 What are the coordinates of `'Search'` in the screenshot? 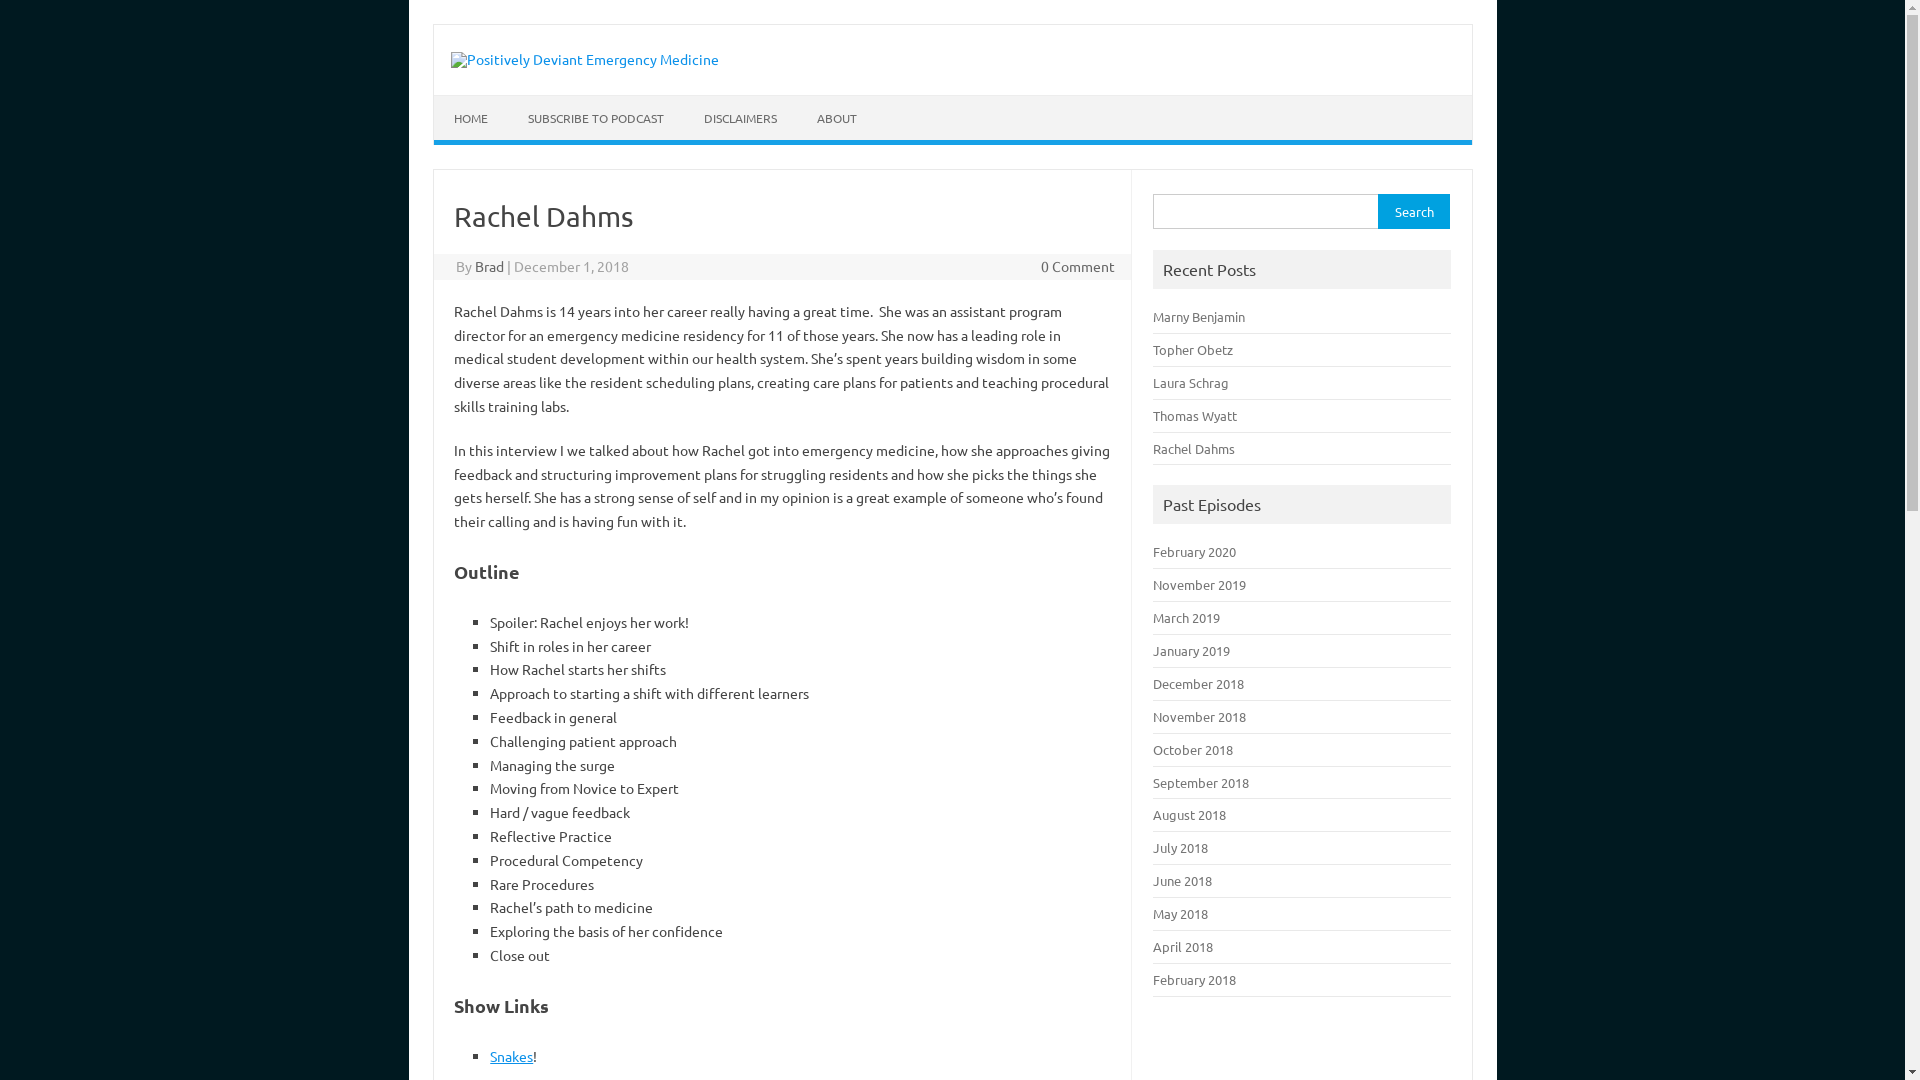 It's located at (1412, 211).